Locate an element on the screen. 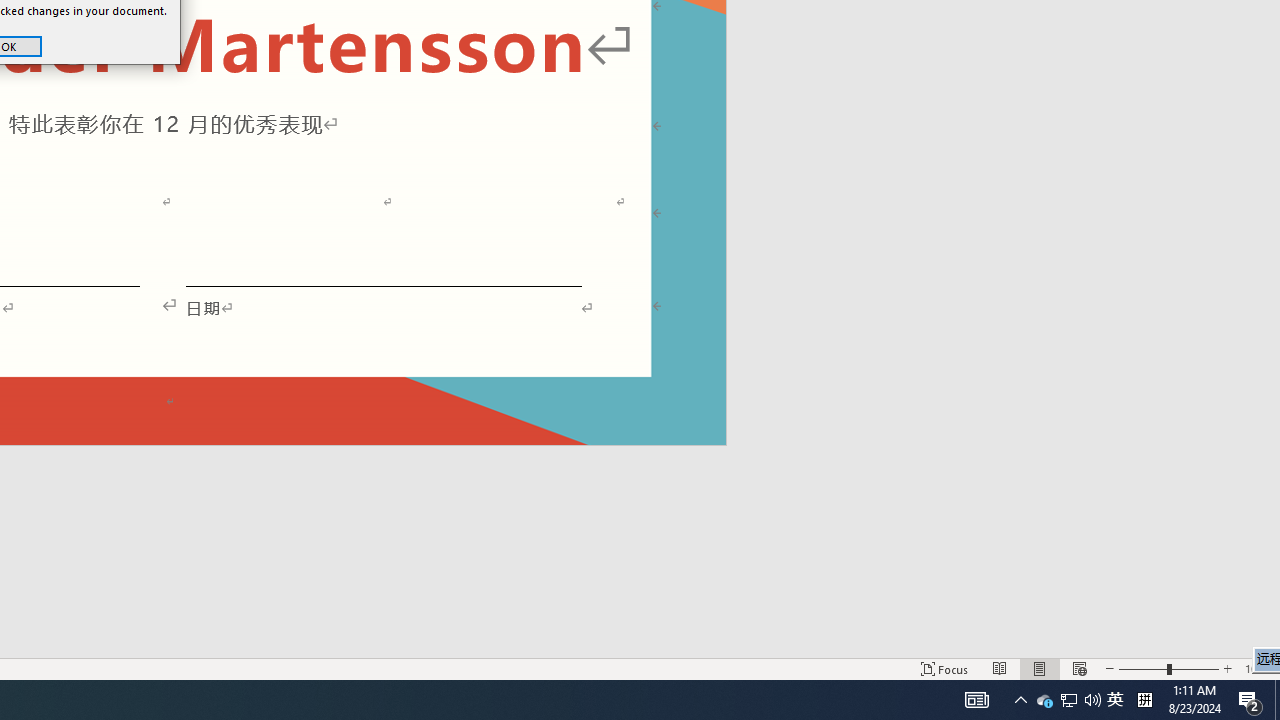  'User Promoted Notification Area' is located at coordinates (1068, 698).